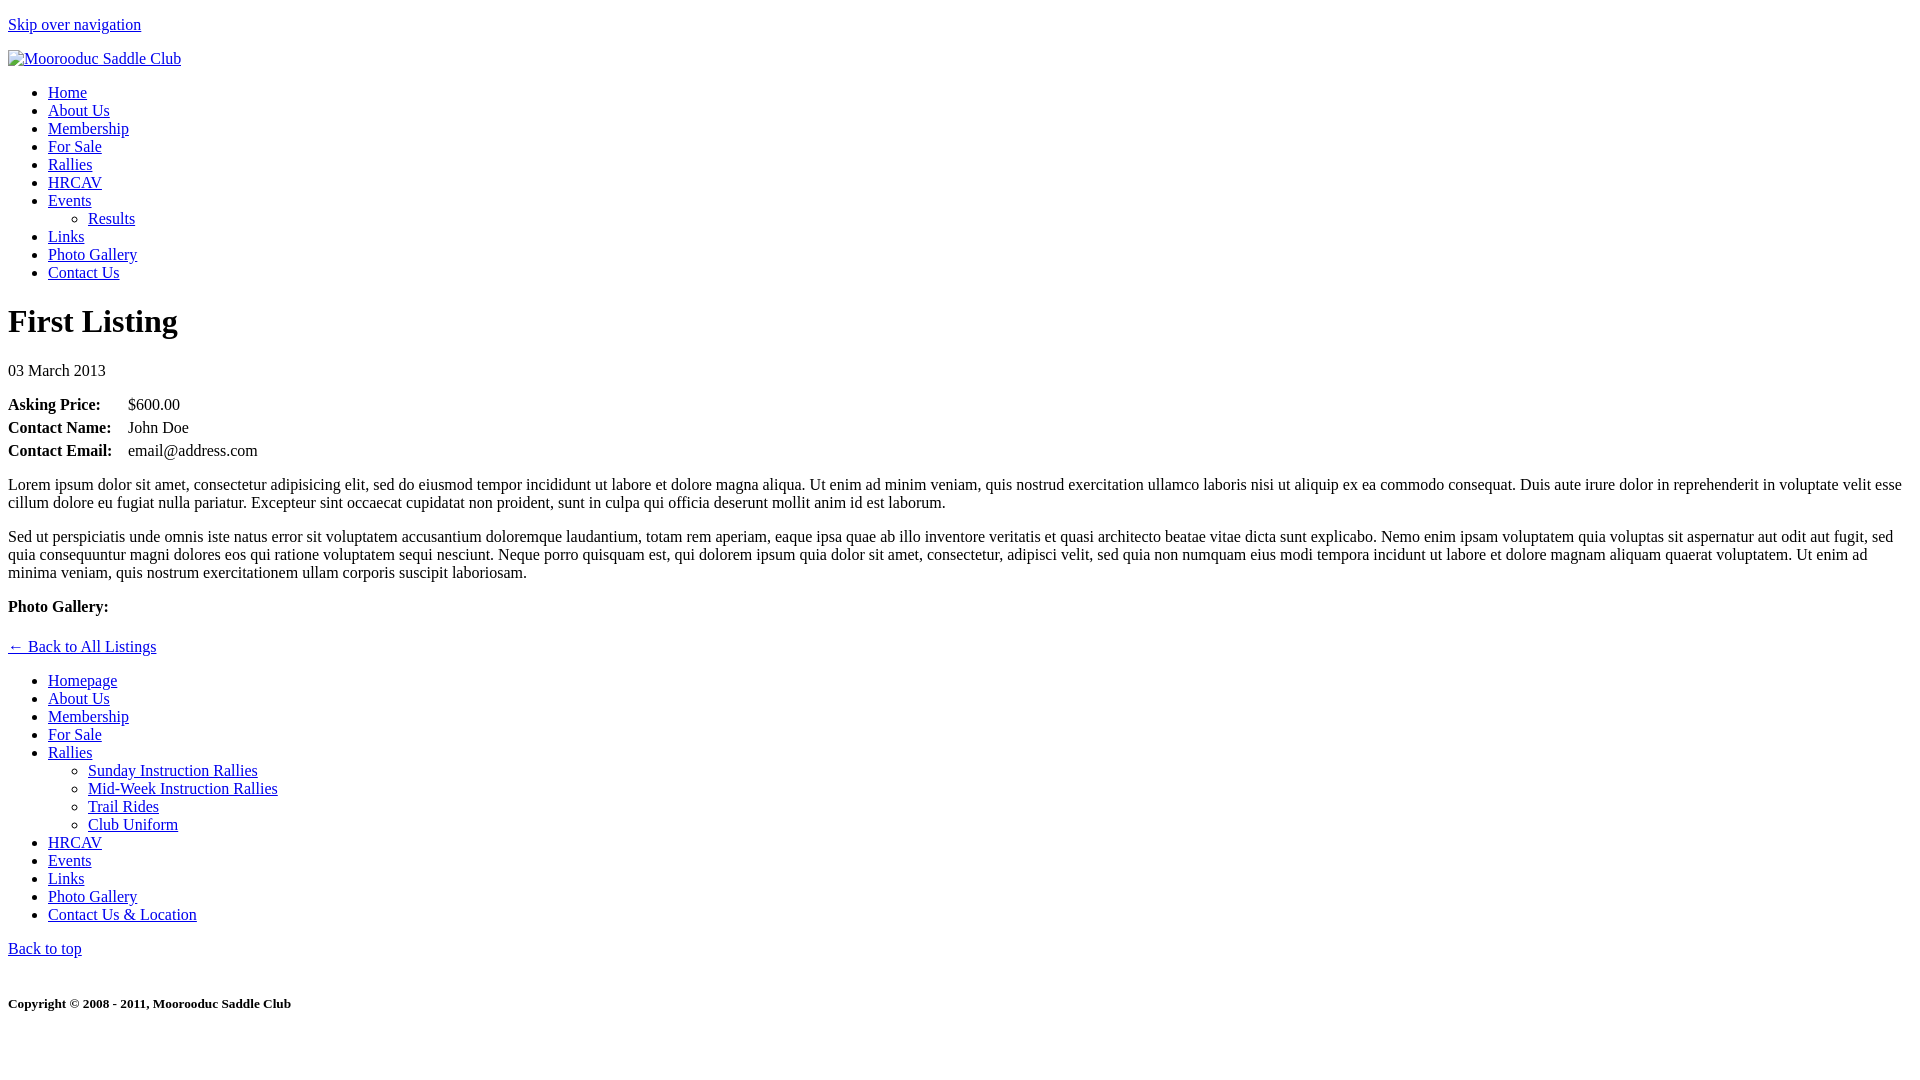  What do you see at coordinates (182, 787) in the screenshot?
I see `'Mid-Week Instruction Rallies'` at bounding box center [182, 787].